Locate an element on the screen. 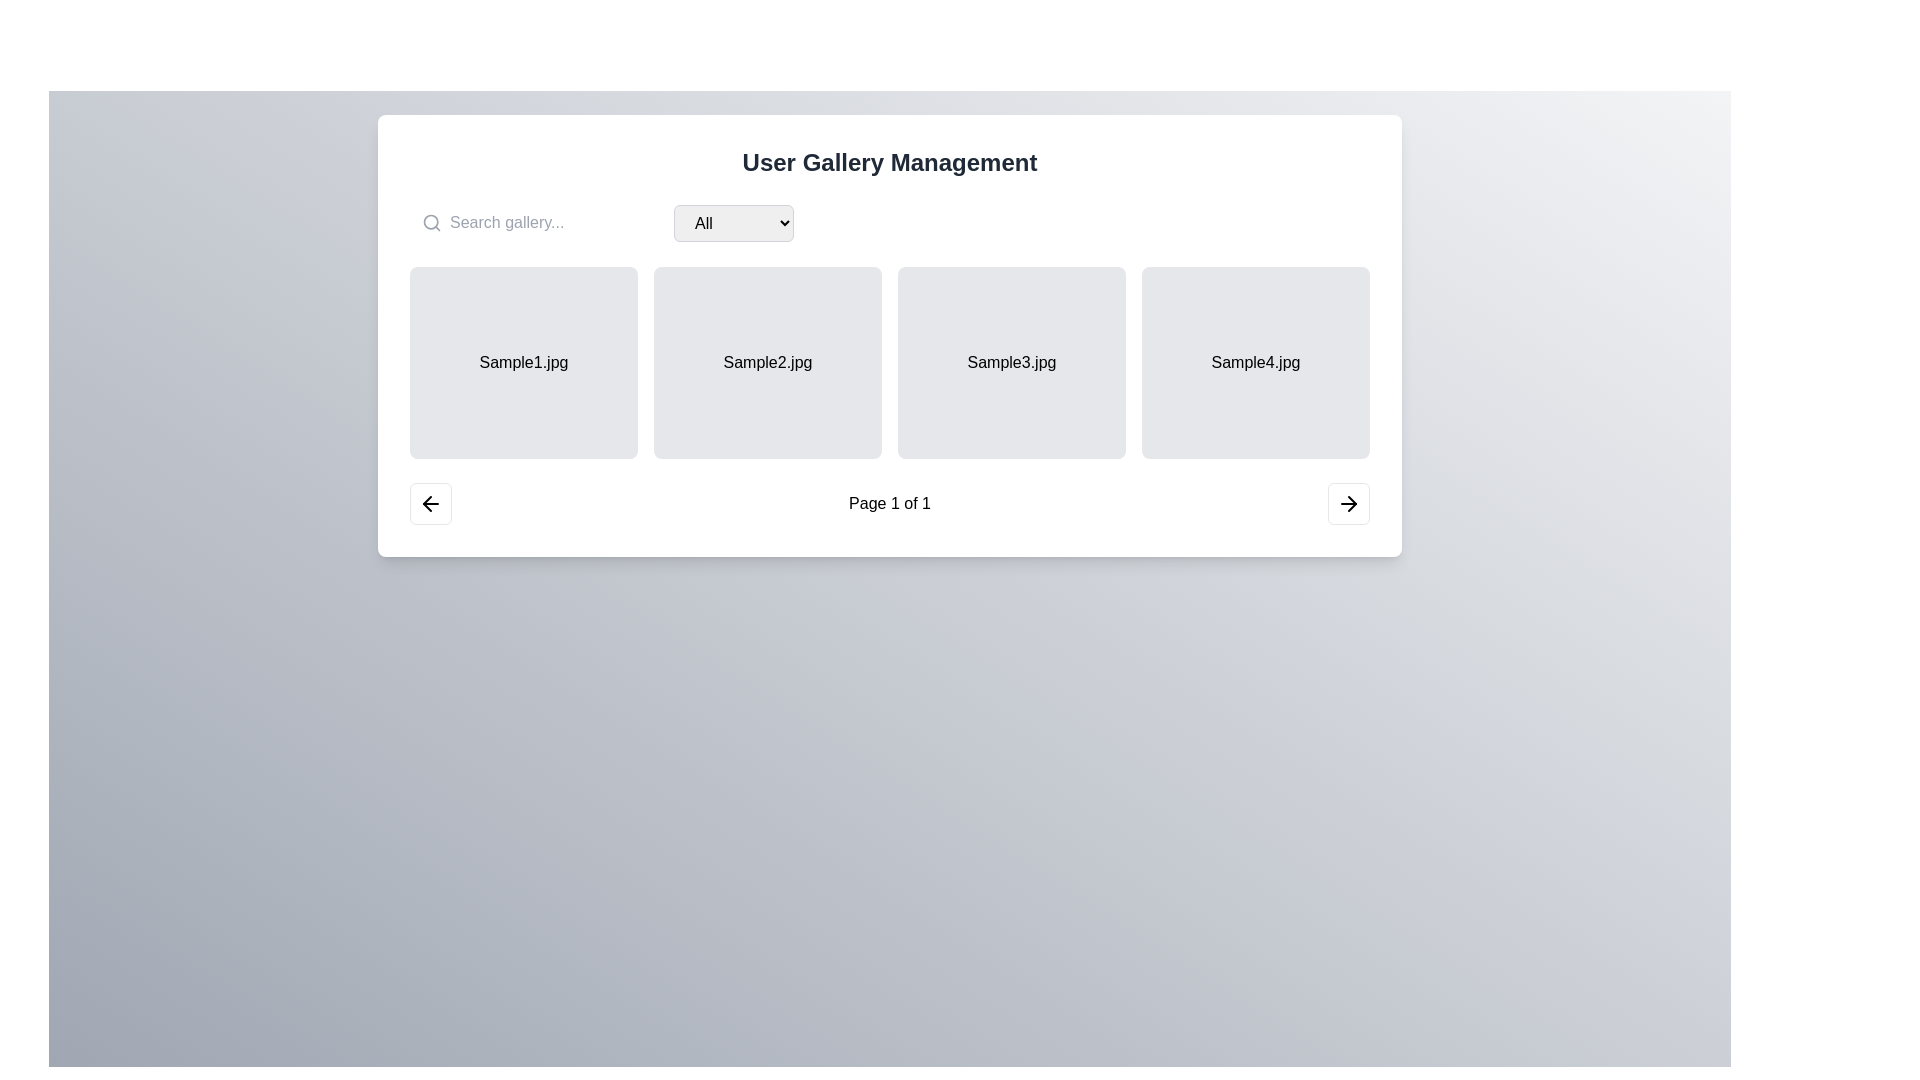 The width and height of the screenshot is (1920, 1080). the Card element representing the gallery item 'Sample3.jpg' located in the third position of the grid layout within the 'User Gallery Management' panel is located at coordinates (1012, 362).